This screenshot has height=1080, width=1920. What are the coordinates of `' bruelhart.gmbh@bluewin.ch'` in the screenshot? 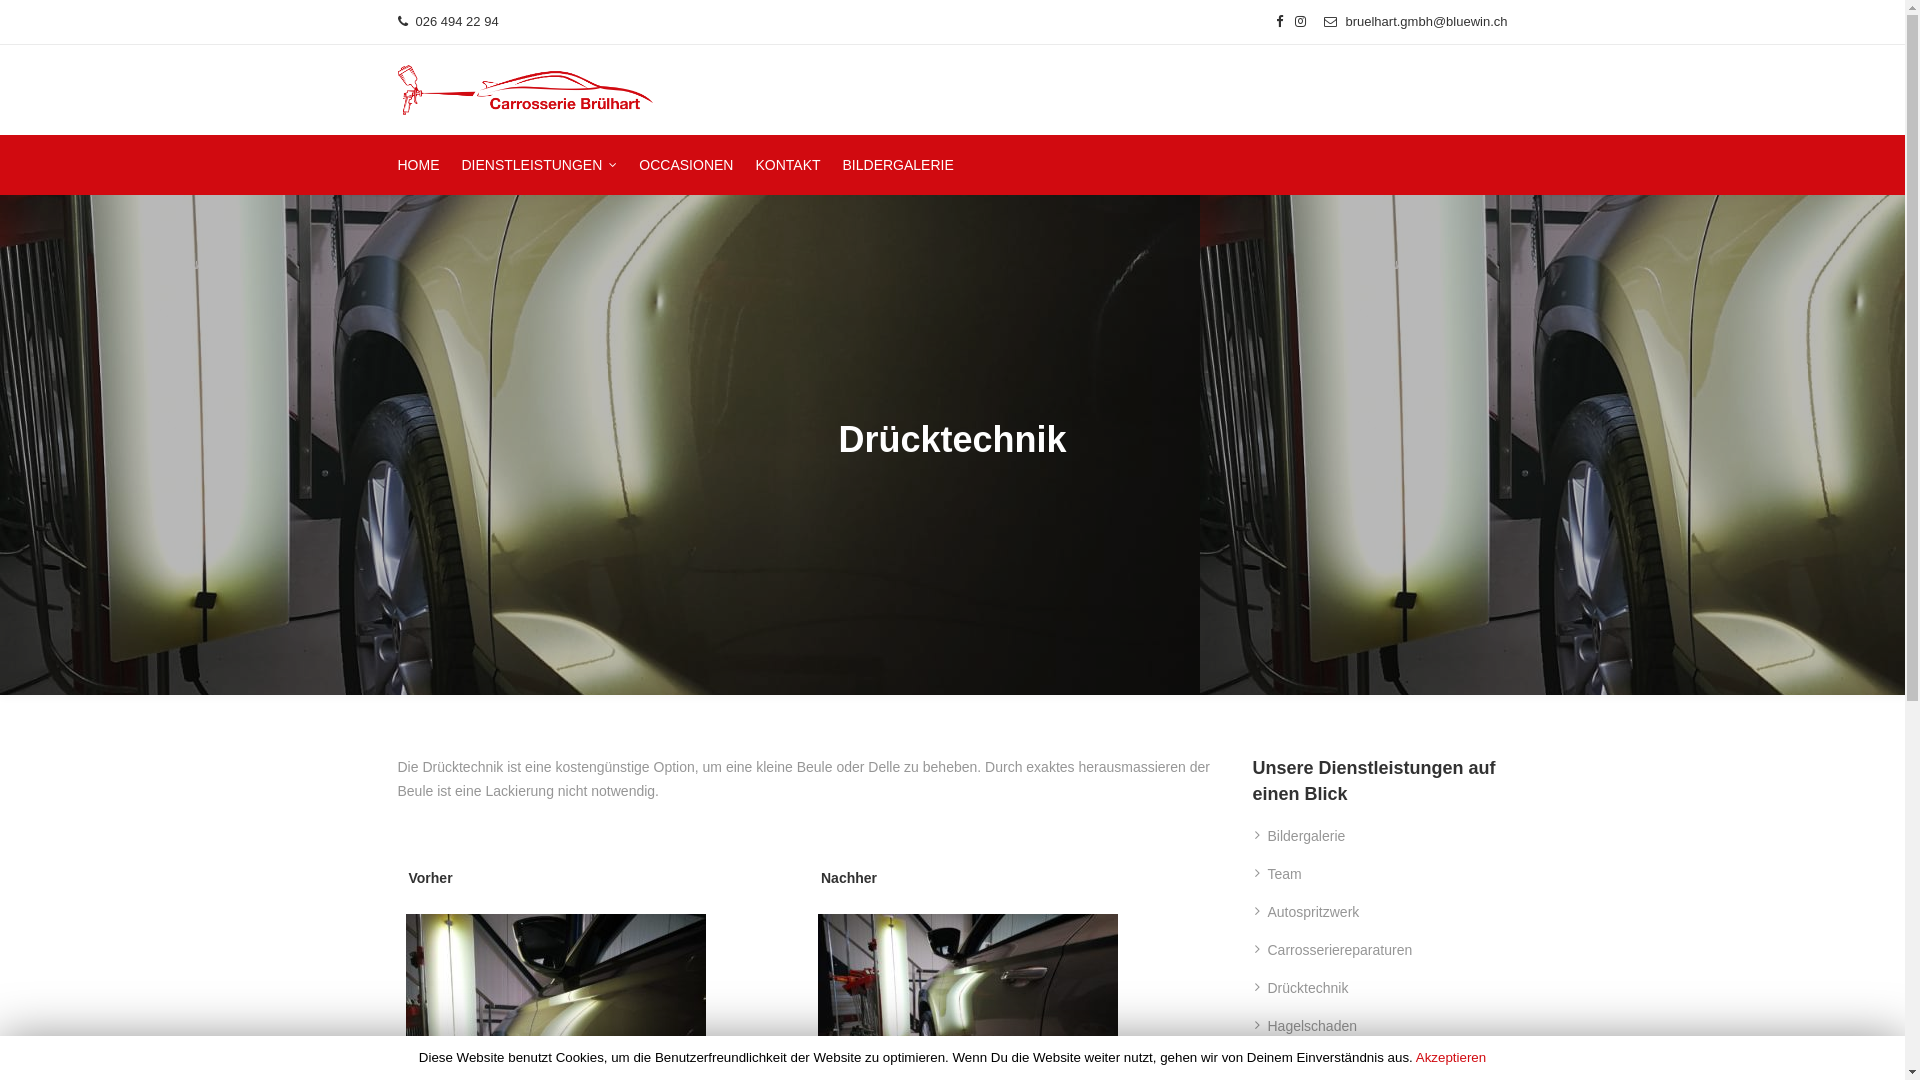 It's located at (1324, 21).